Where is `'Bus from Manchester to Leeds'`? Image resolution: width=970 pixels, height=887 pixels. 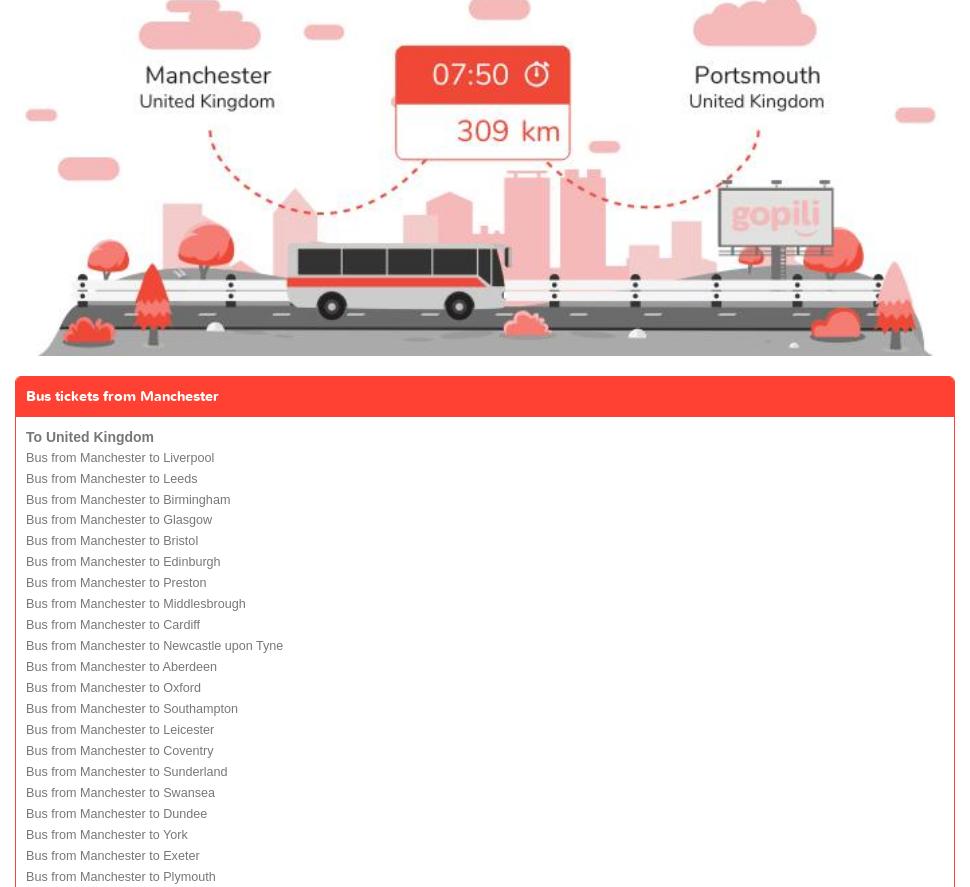
'Bus from Manchester to Leeds' is located at coordinates (111, 477).